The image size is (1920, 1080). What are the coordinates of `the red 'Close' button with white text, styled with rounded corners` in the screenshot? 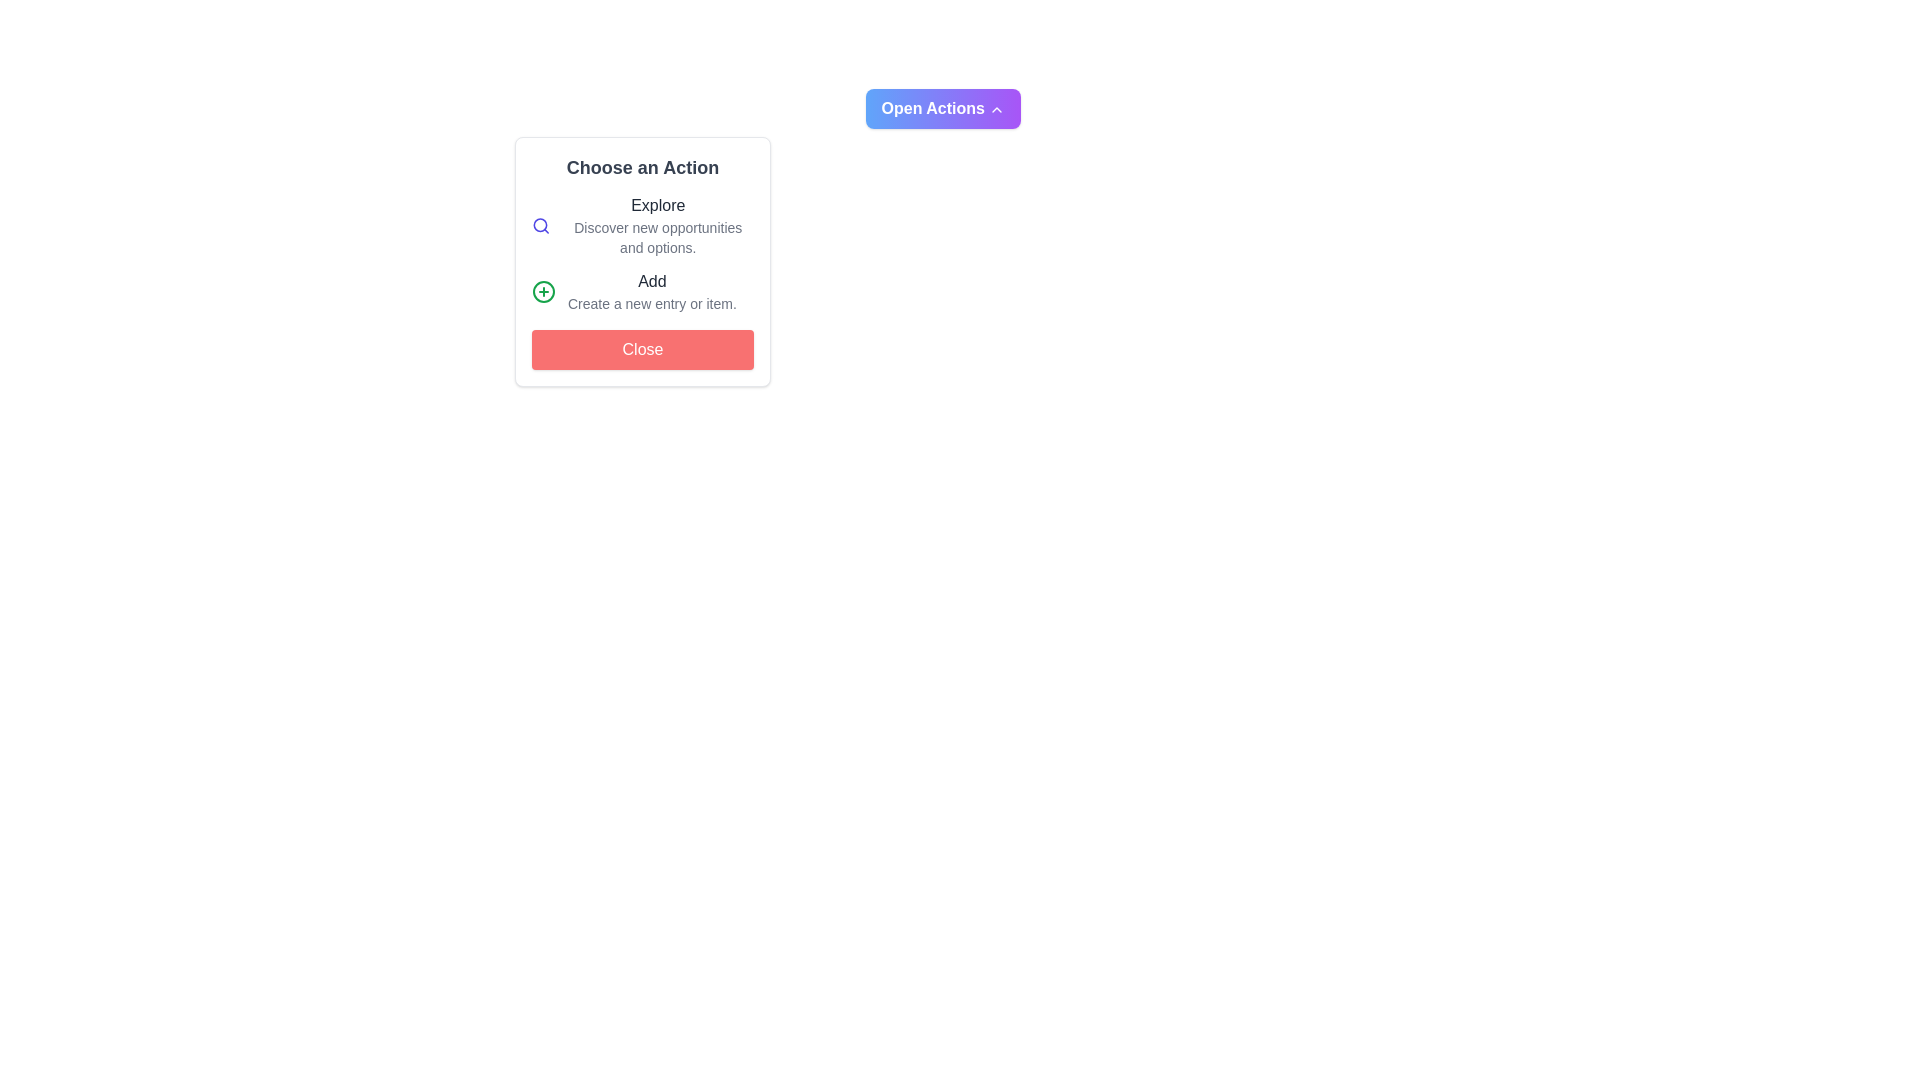 It's located at (643, 349).